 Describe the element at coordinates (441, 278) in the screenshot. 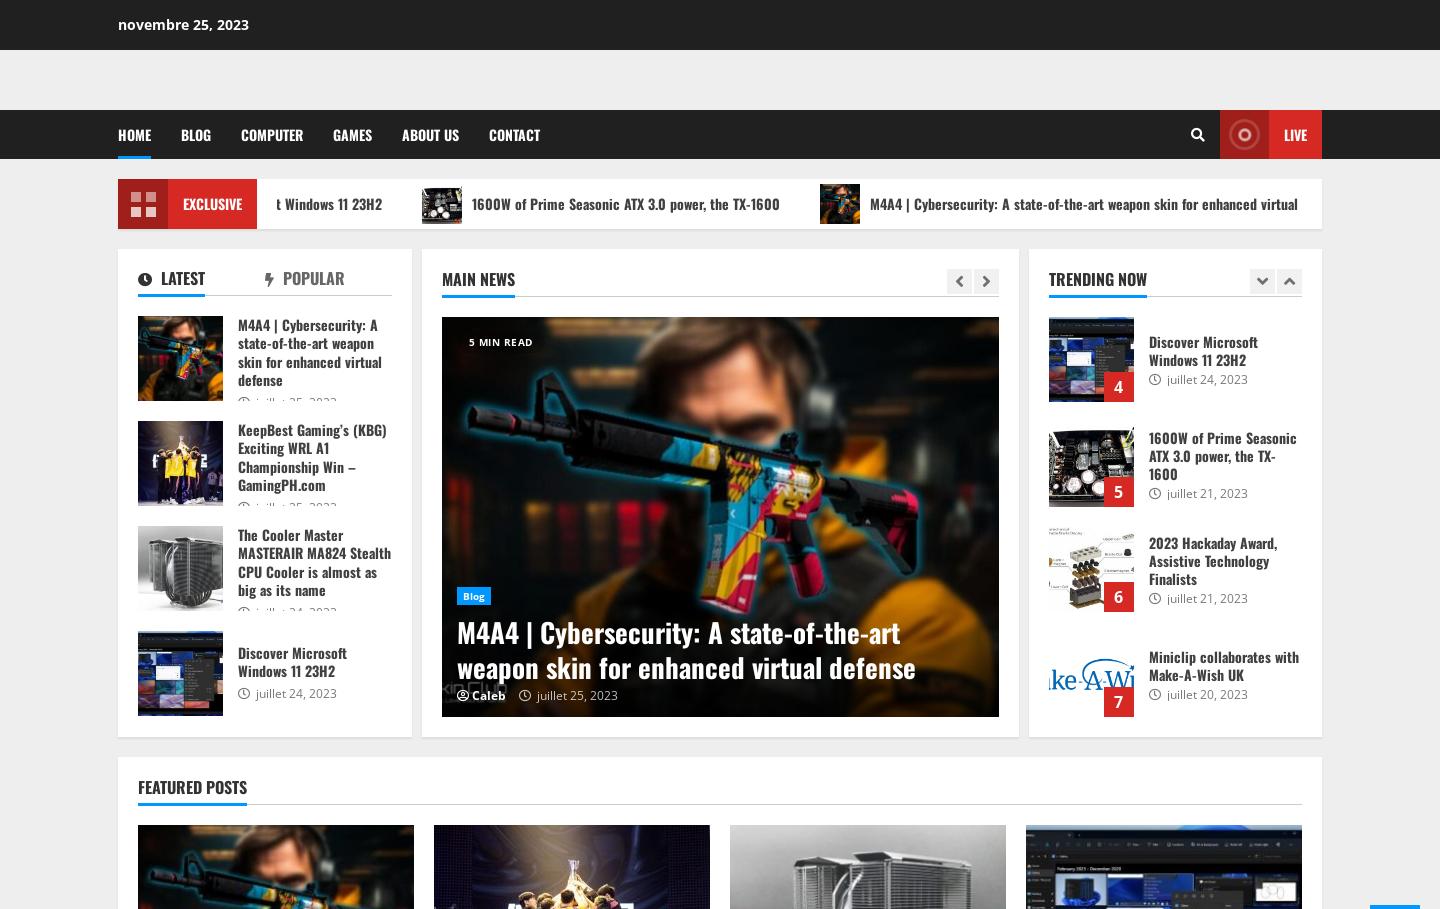

I see `'Main News'` at that location.